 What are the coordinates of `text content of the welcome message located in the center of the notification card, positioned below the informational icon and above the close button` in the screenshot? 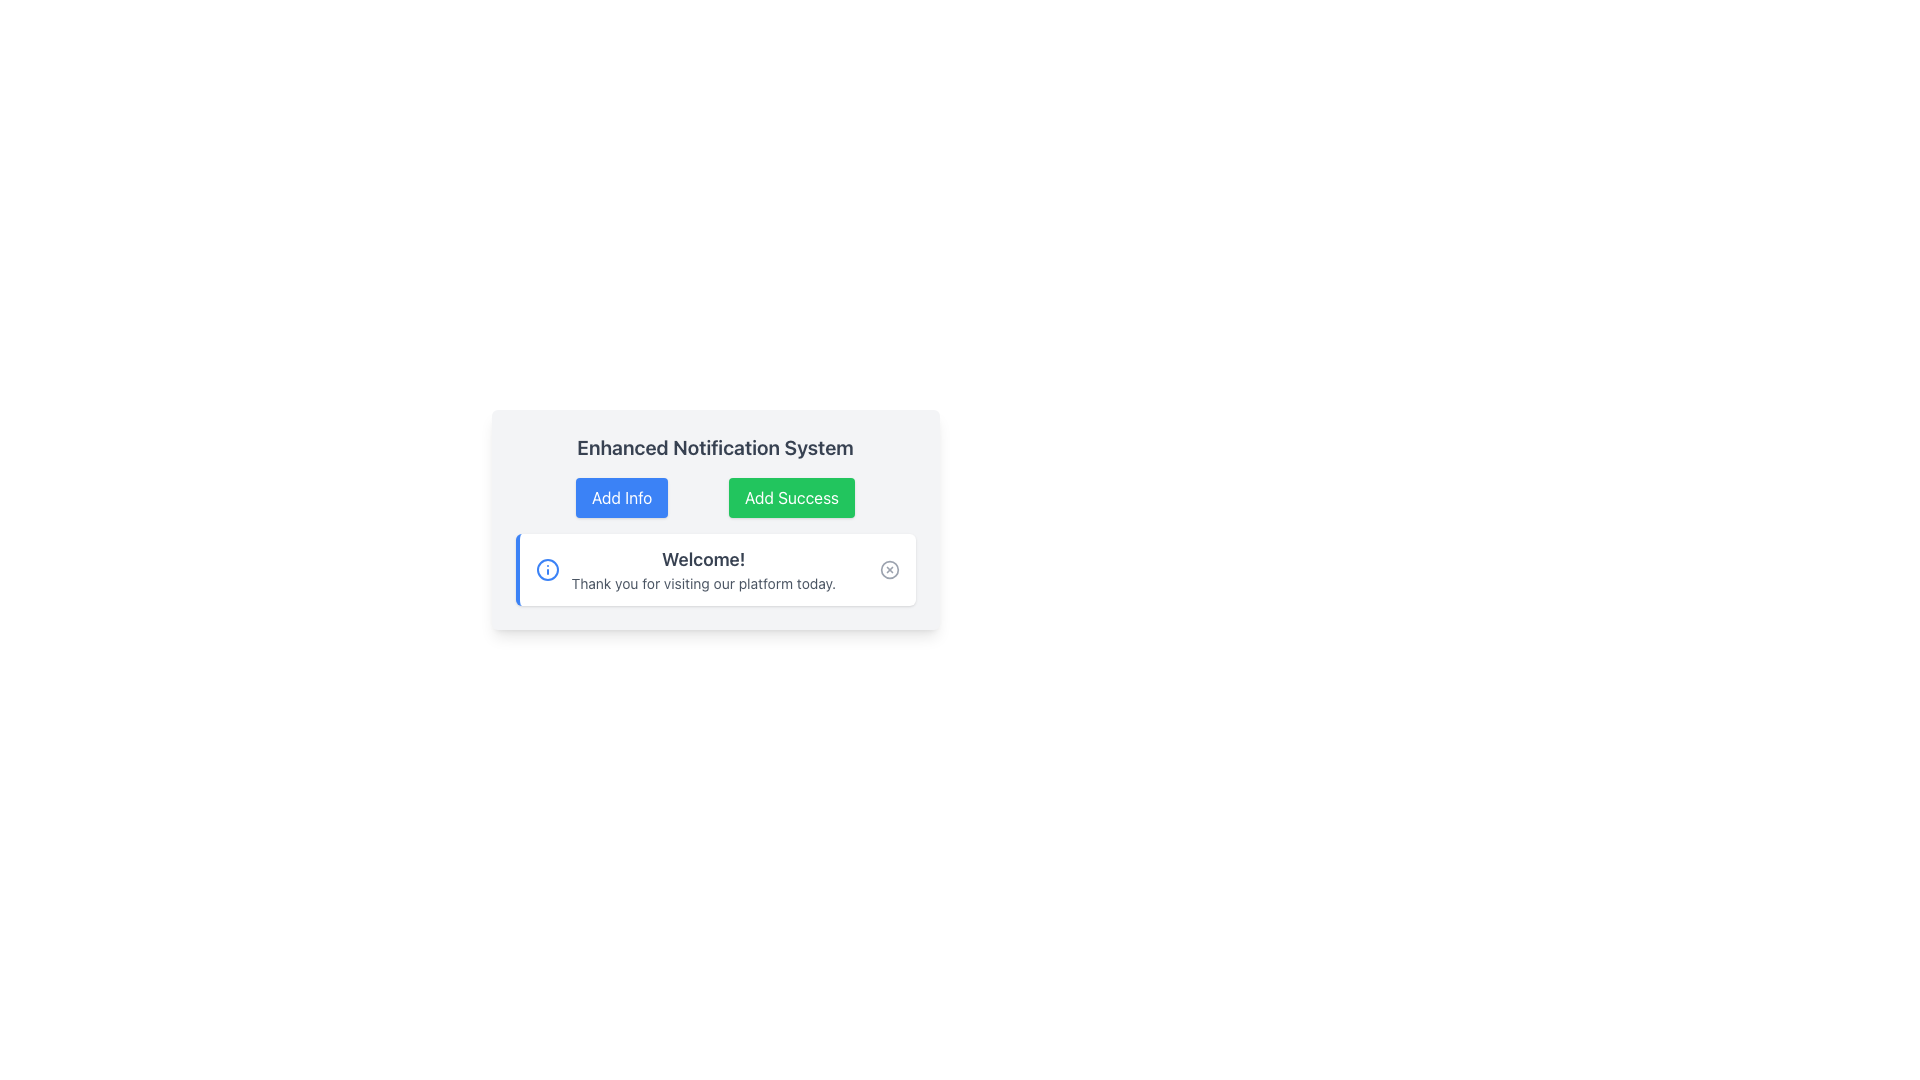 It's located at (703, 570).